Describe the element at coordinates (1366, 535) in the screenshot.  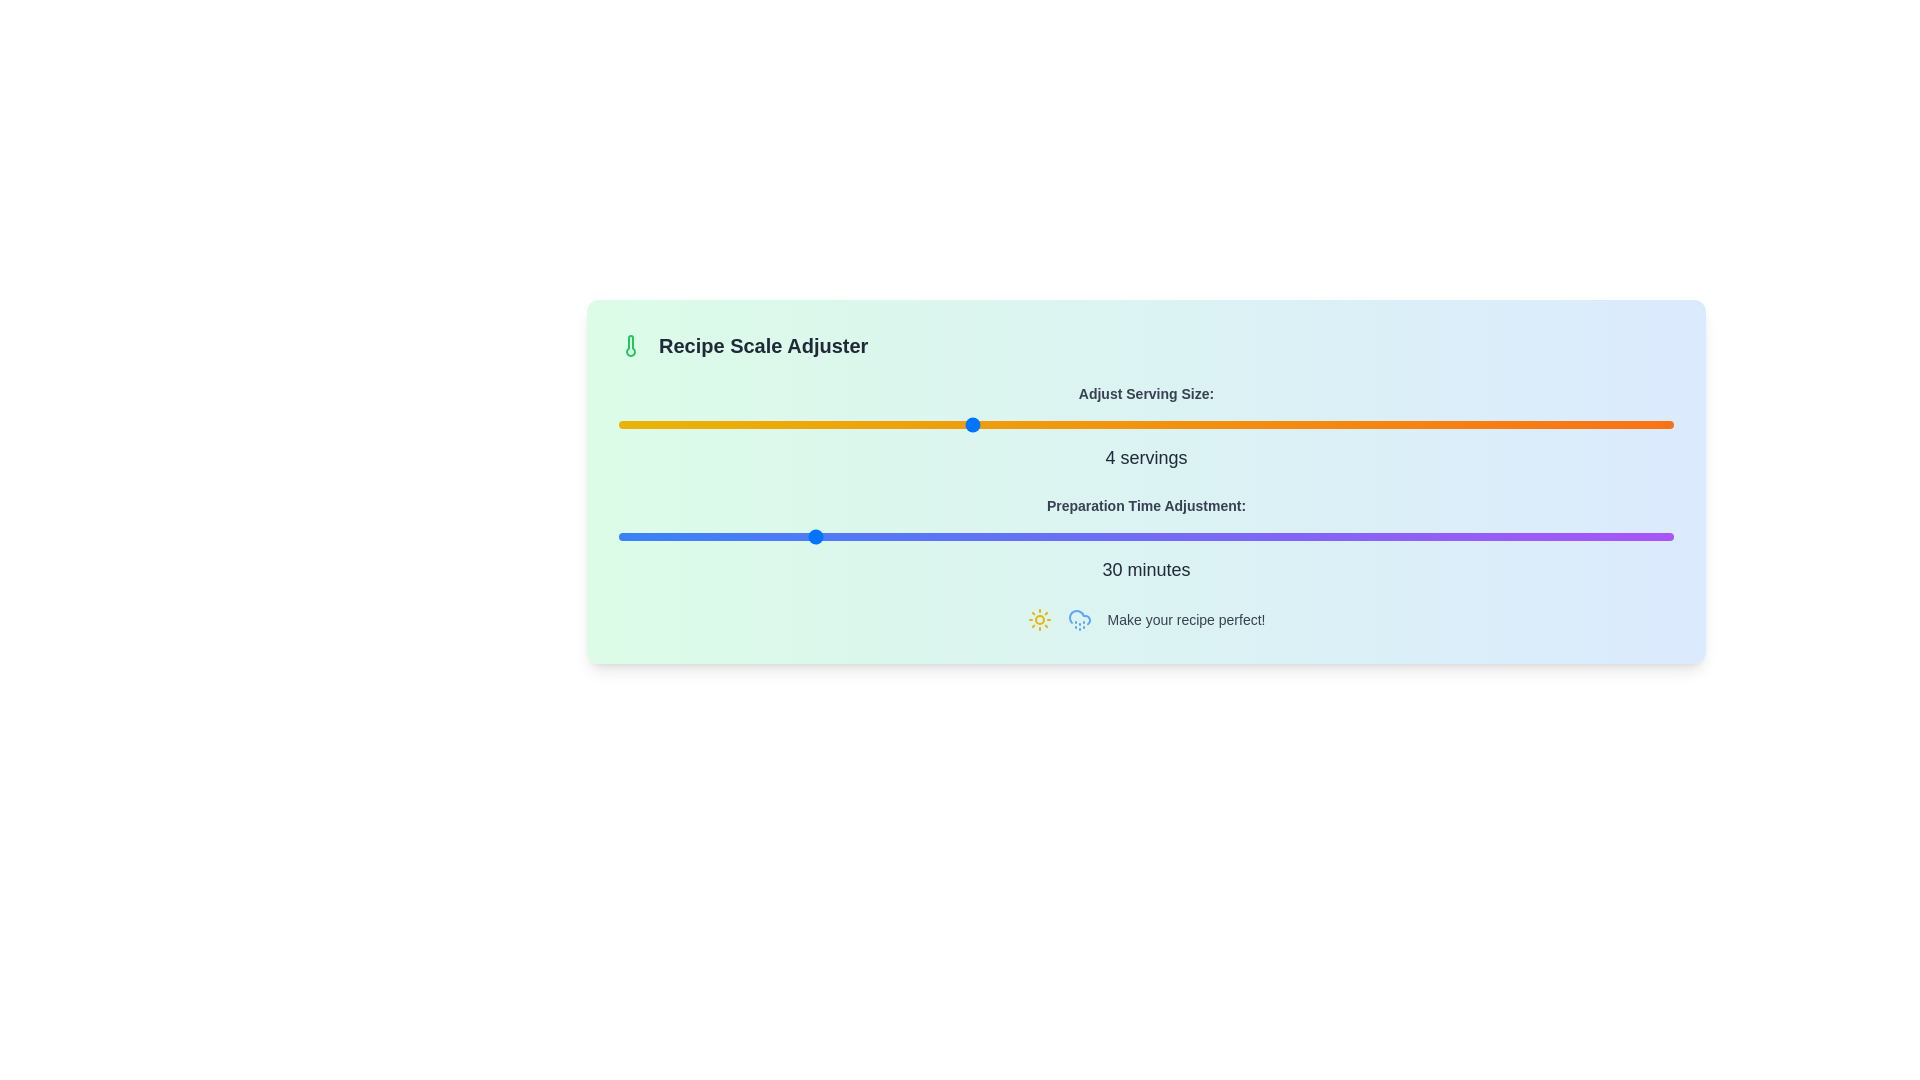
I see `preparation time adjustment` at that location.